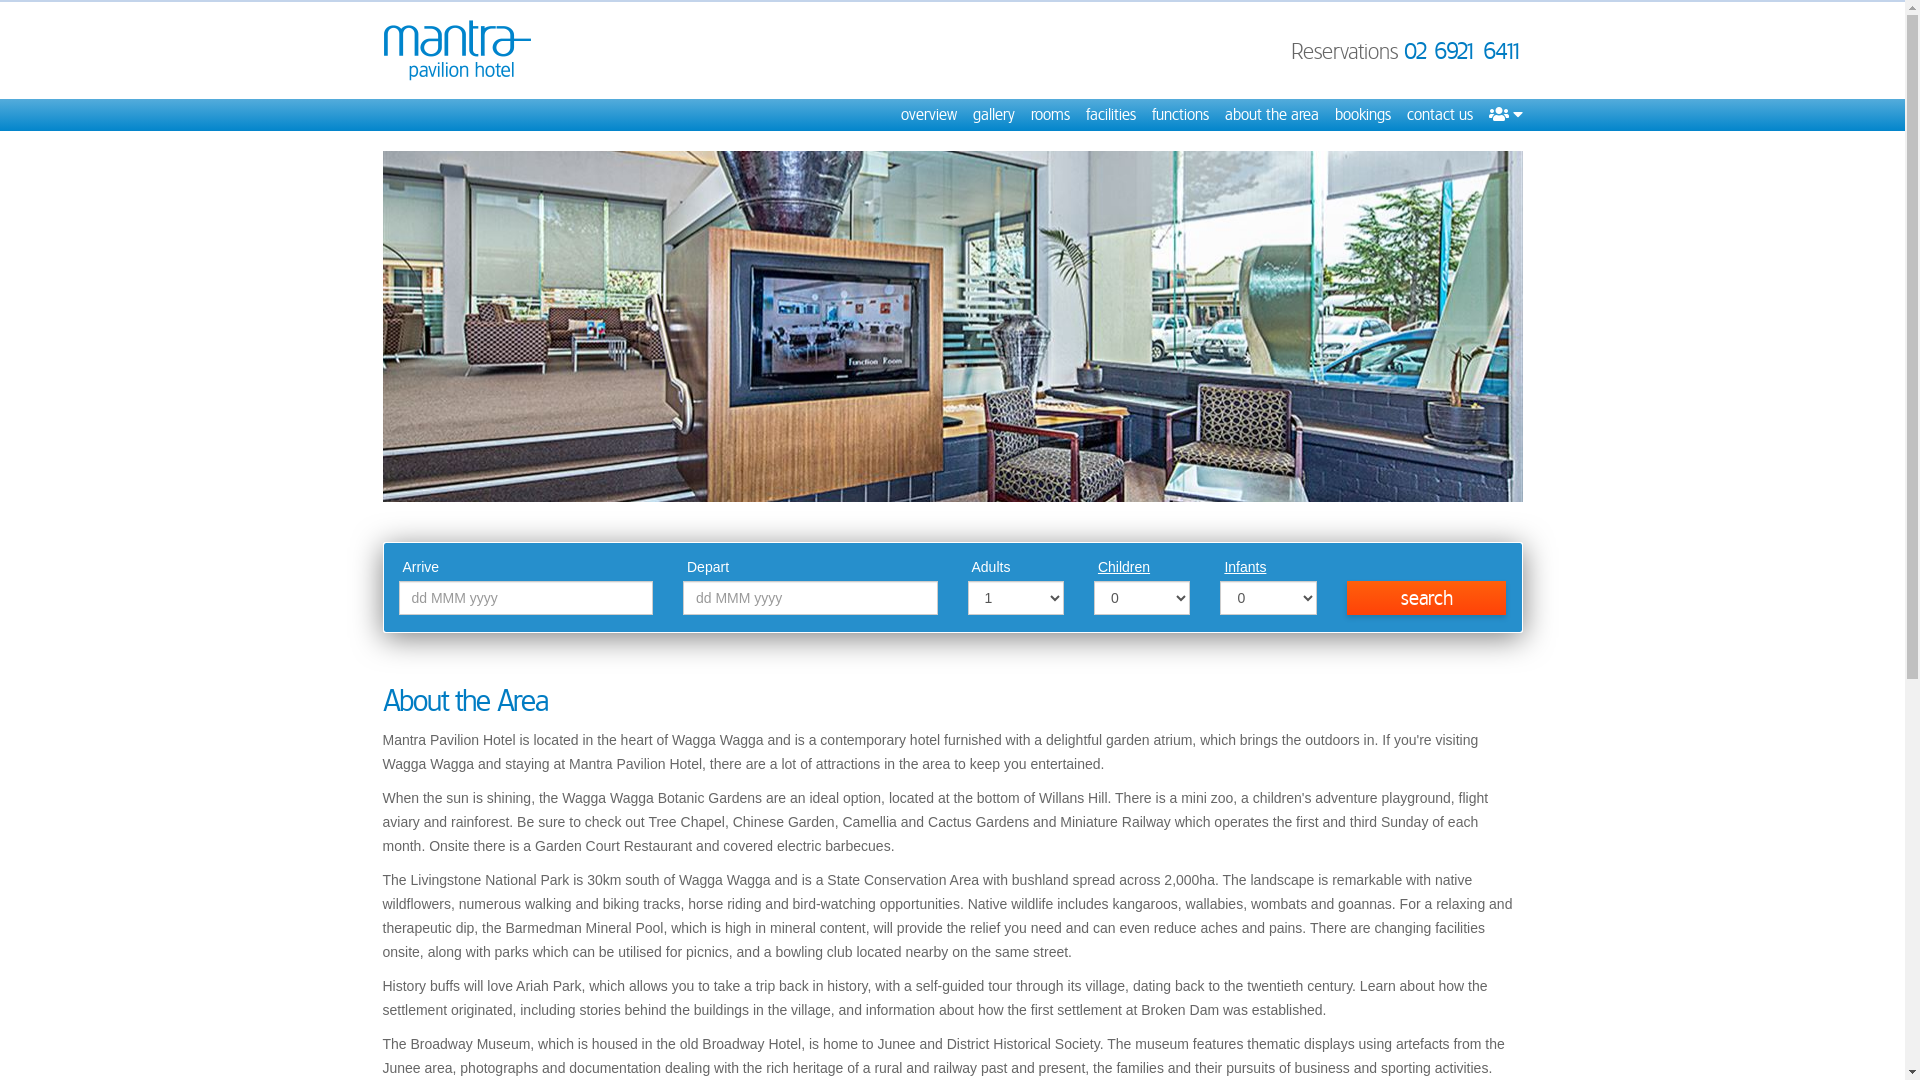 The width and height of the screenshot is (1920, 1080). I want to click on 'about the area', so click(1270, 115).